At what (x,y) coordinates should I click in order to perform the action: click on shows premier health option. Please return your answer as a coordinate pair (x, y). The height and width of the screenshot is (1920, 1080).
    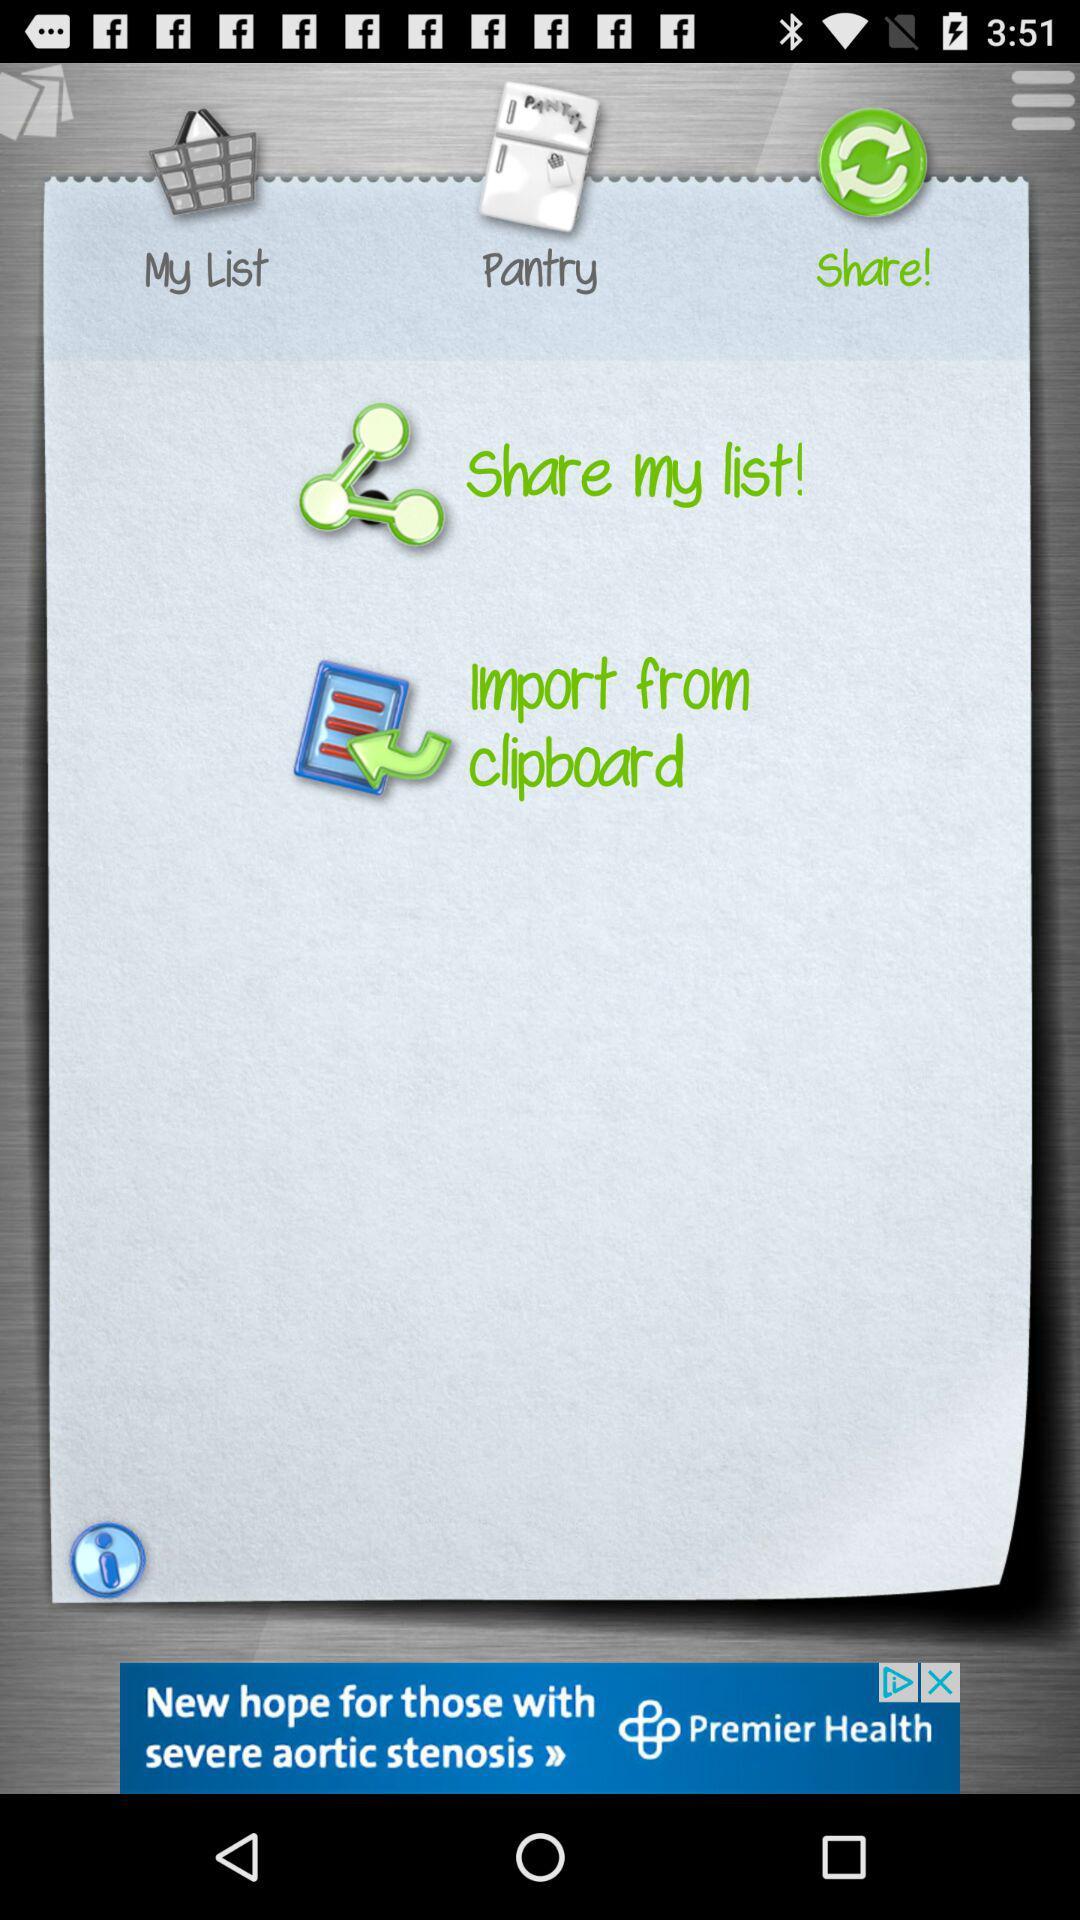
    Looking at the image, I should click on (540, 1727).